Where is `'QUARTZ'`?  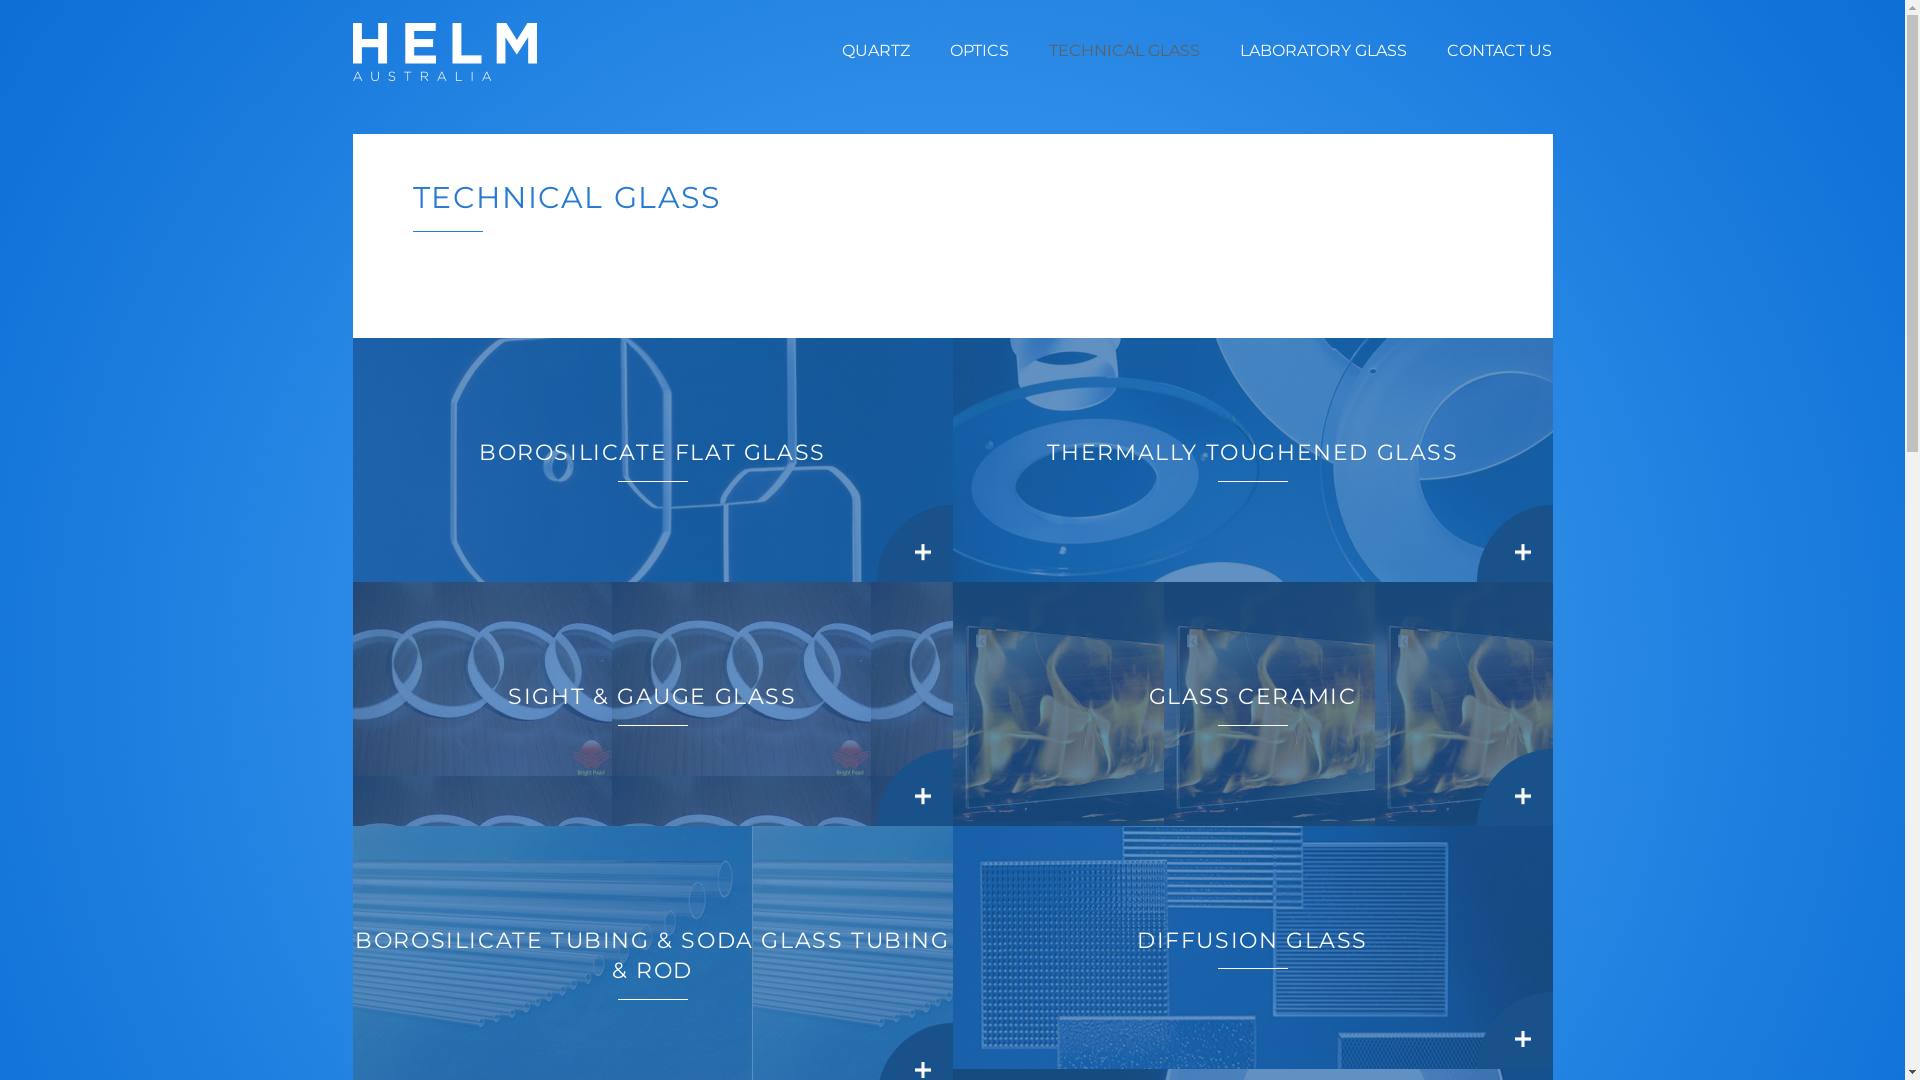 'QUARTZ' is located at coordinates (875, 49).